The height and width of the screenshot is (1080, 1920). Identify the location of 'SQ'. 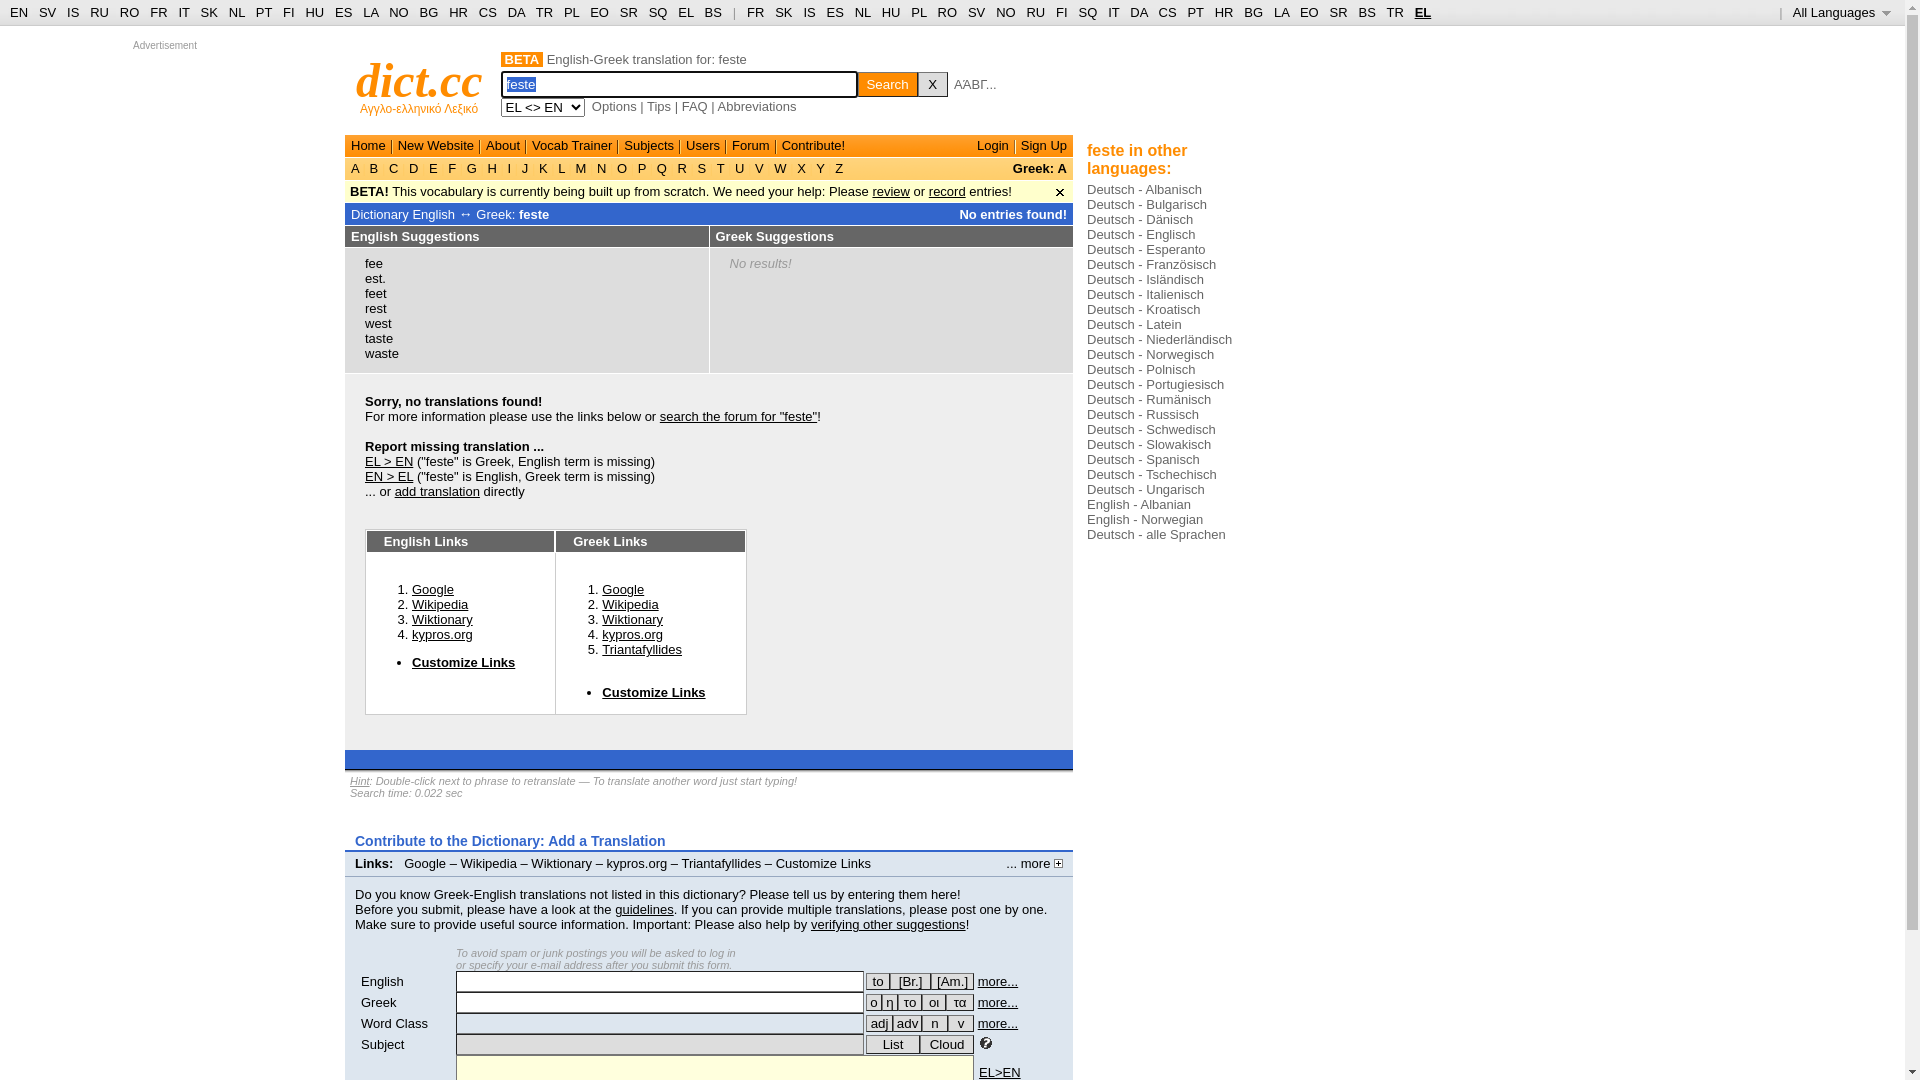
(658, 12).